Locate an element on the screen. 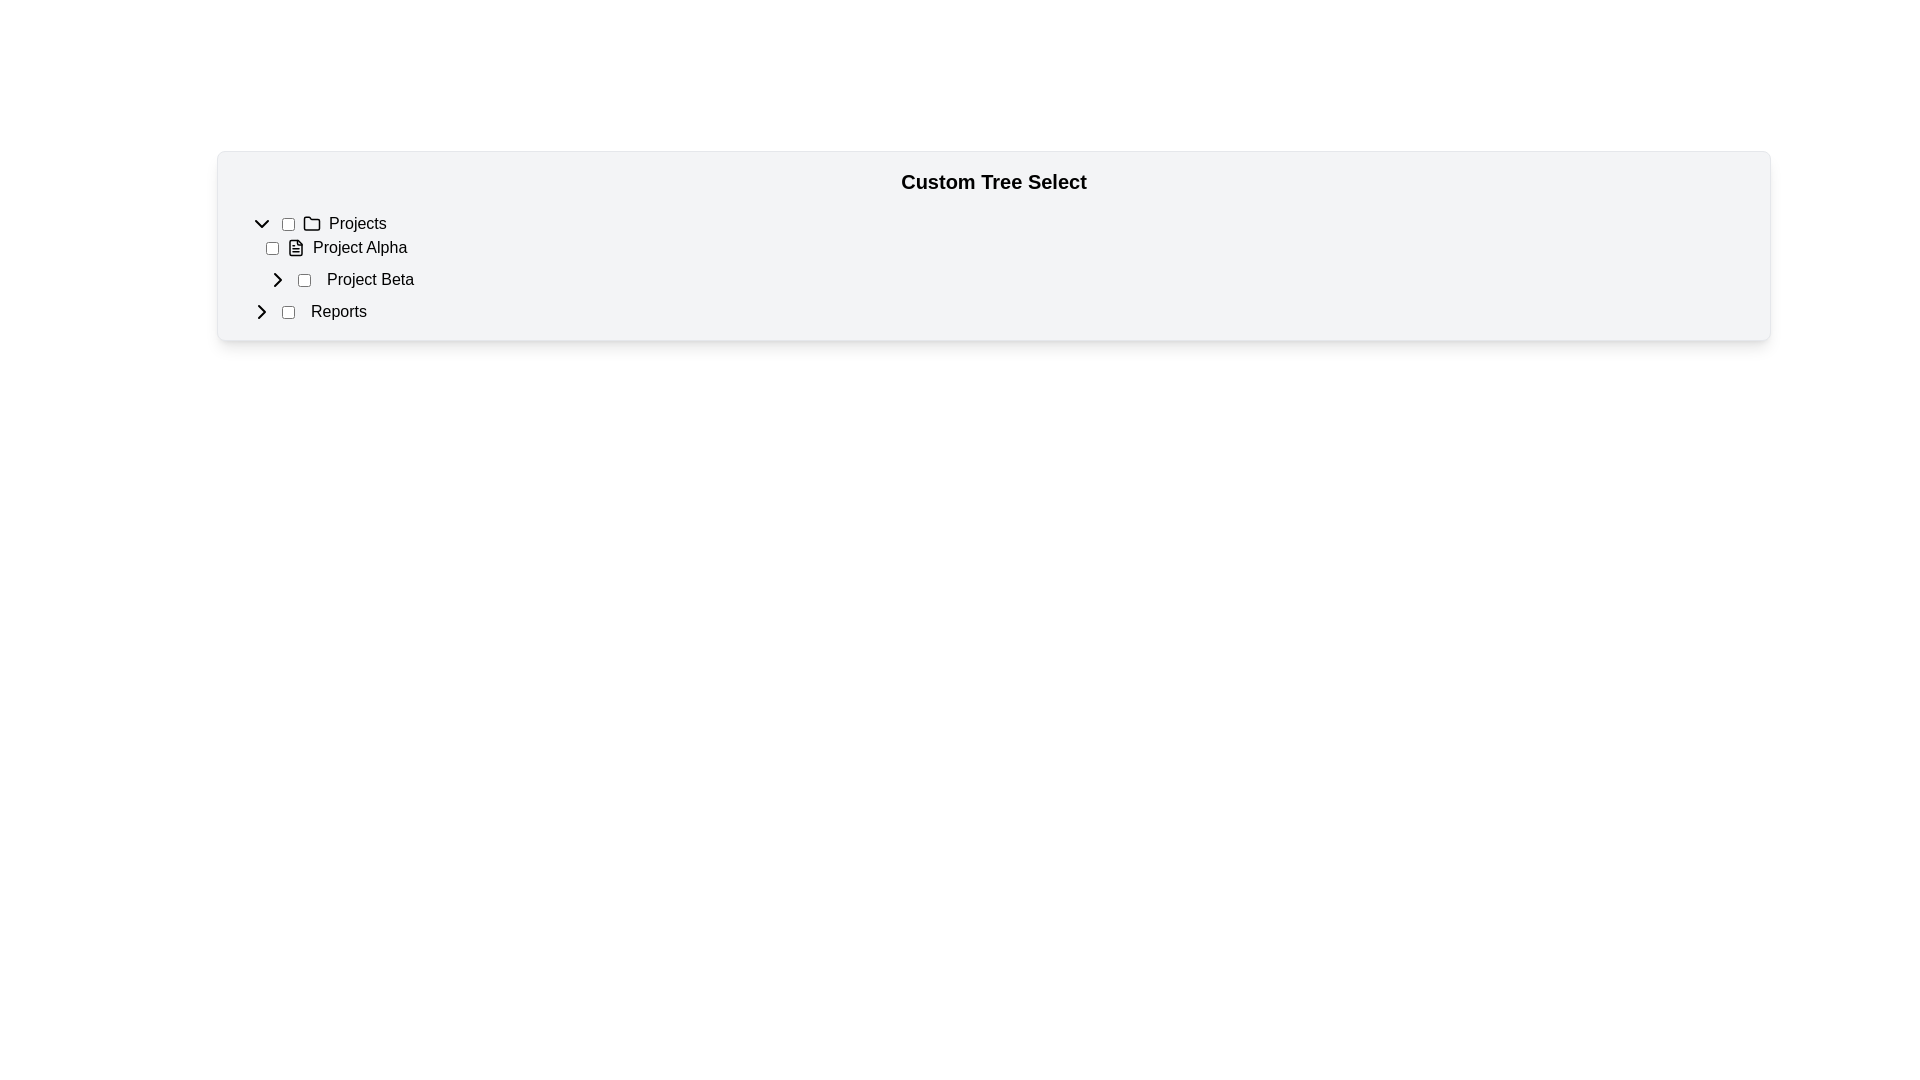 This screenshot has width=1920, height=1080. the right-pointing chevron arrow icon adjacent to the text 'Project Beta' within the collapsible section under the 'Projects' category to interact with related contexts is located at coordinates (277, 280).